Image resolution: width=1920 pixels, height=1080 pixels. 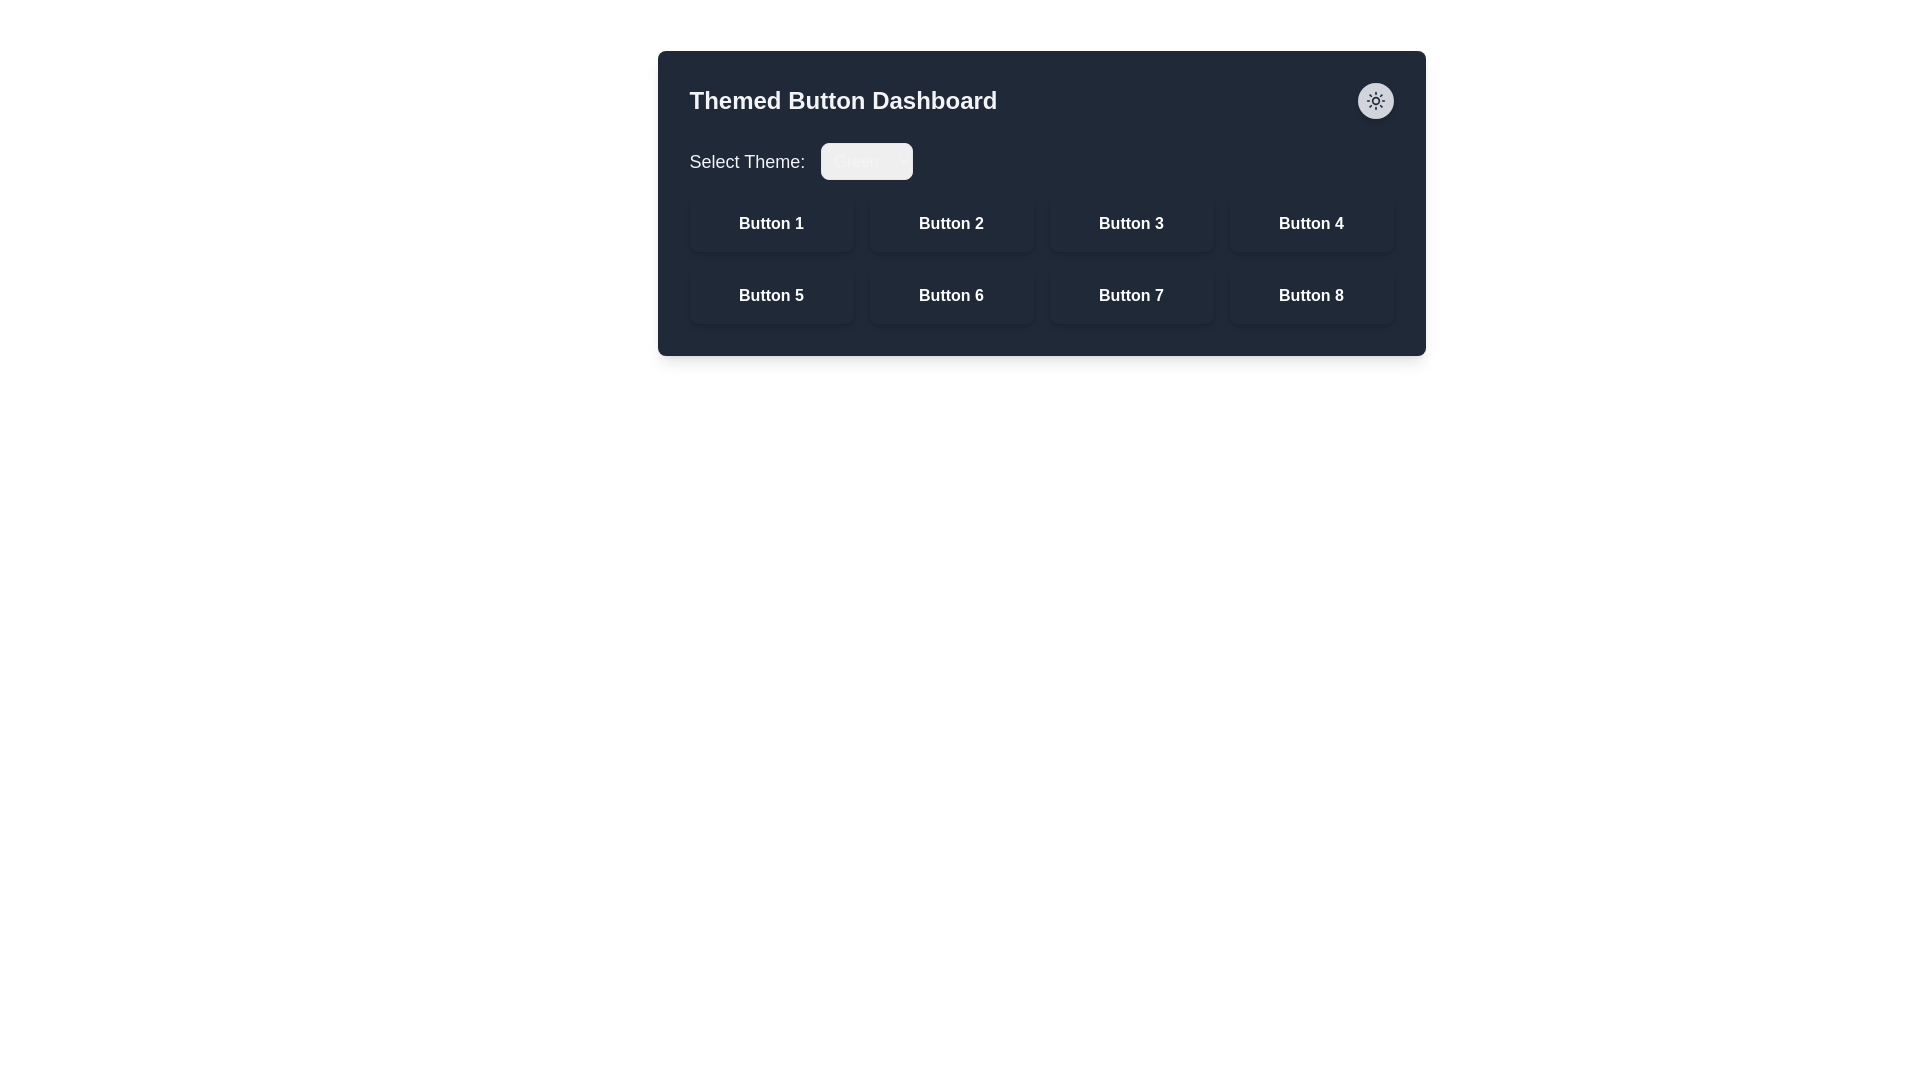 What do you see at coordinates (843, 100) in the screenshot?
I see `title text located at the top-left corner of the dashboard interface, which serves as a heading for the displayed interface` at bounding box center [843, 100].